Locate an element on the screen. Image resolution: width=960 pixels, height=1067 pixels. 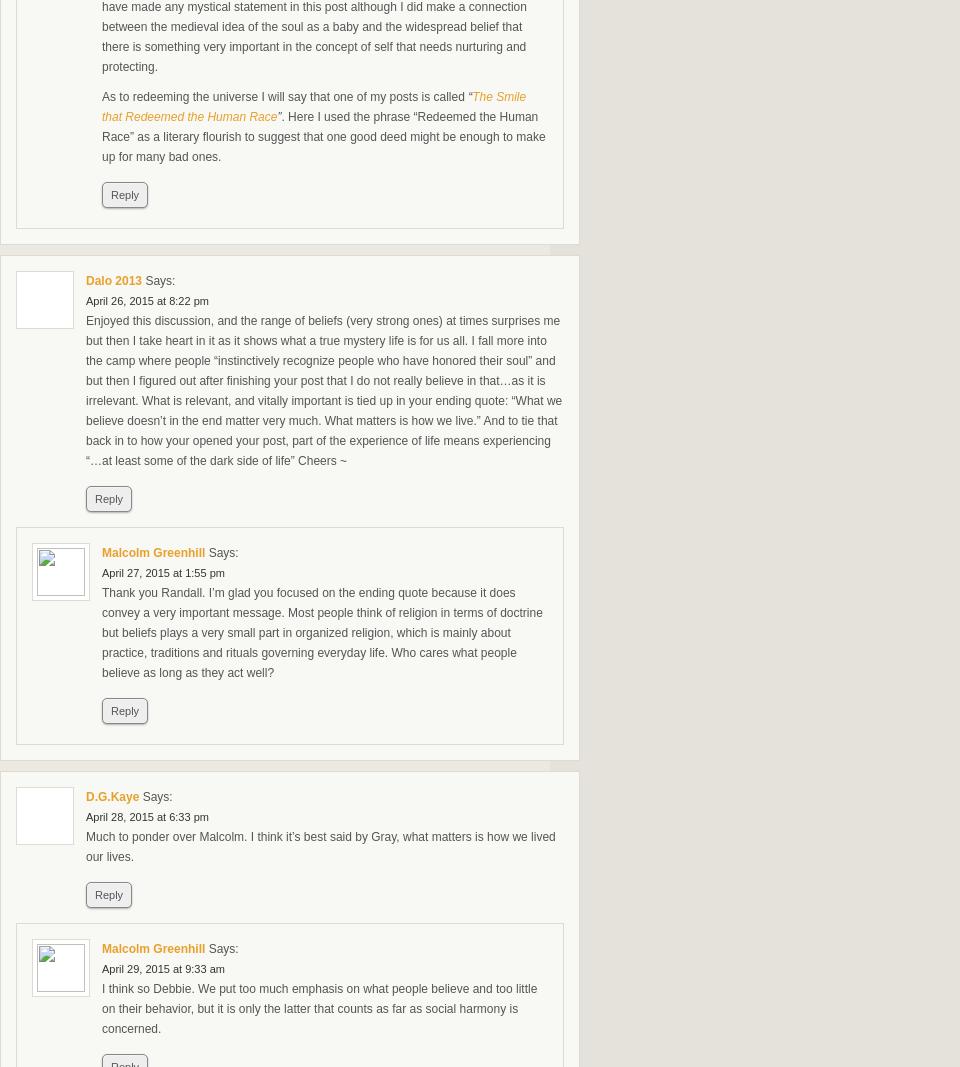
'Much to ponder over Malcolm. I think it’s best said by Gray, what matters is how we lived our lives.' is located at coordinates (86, 845).